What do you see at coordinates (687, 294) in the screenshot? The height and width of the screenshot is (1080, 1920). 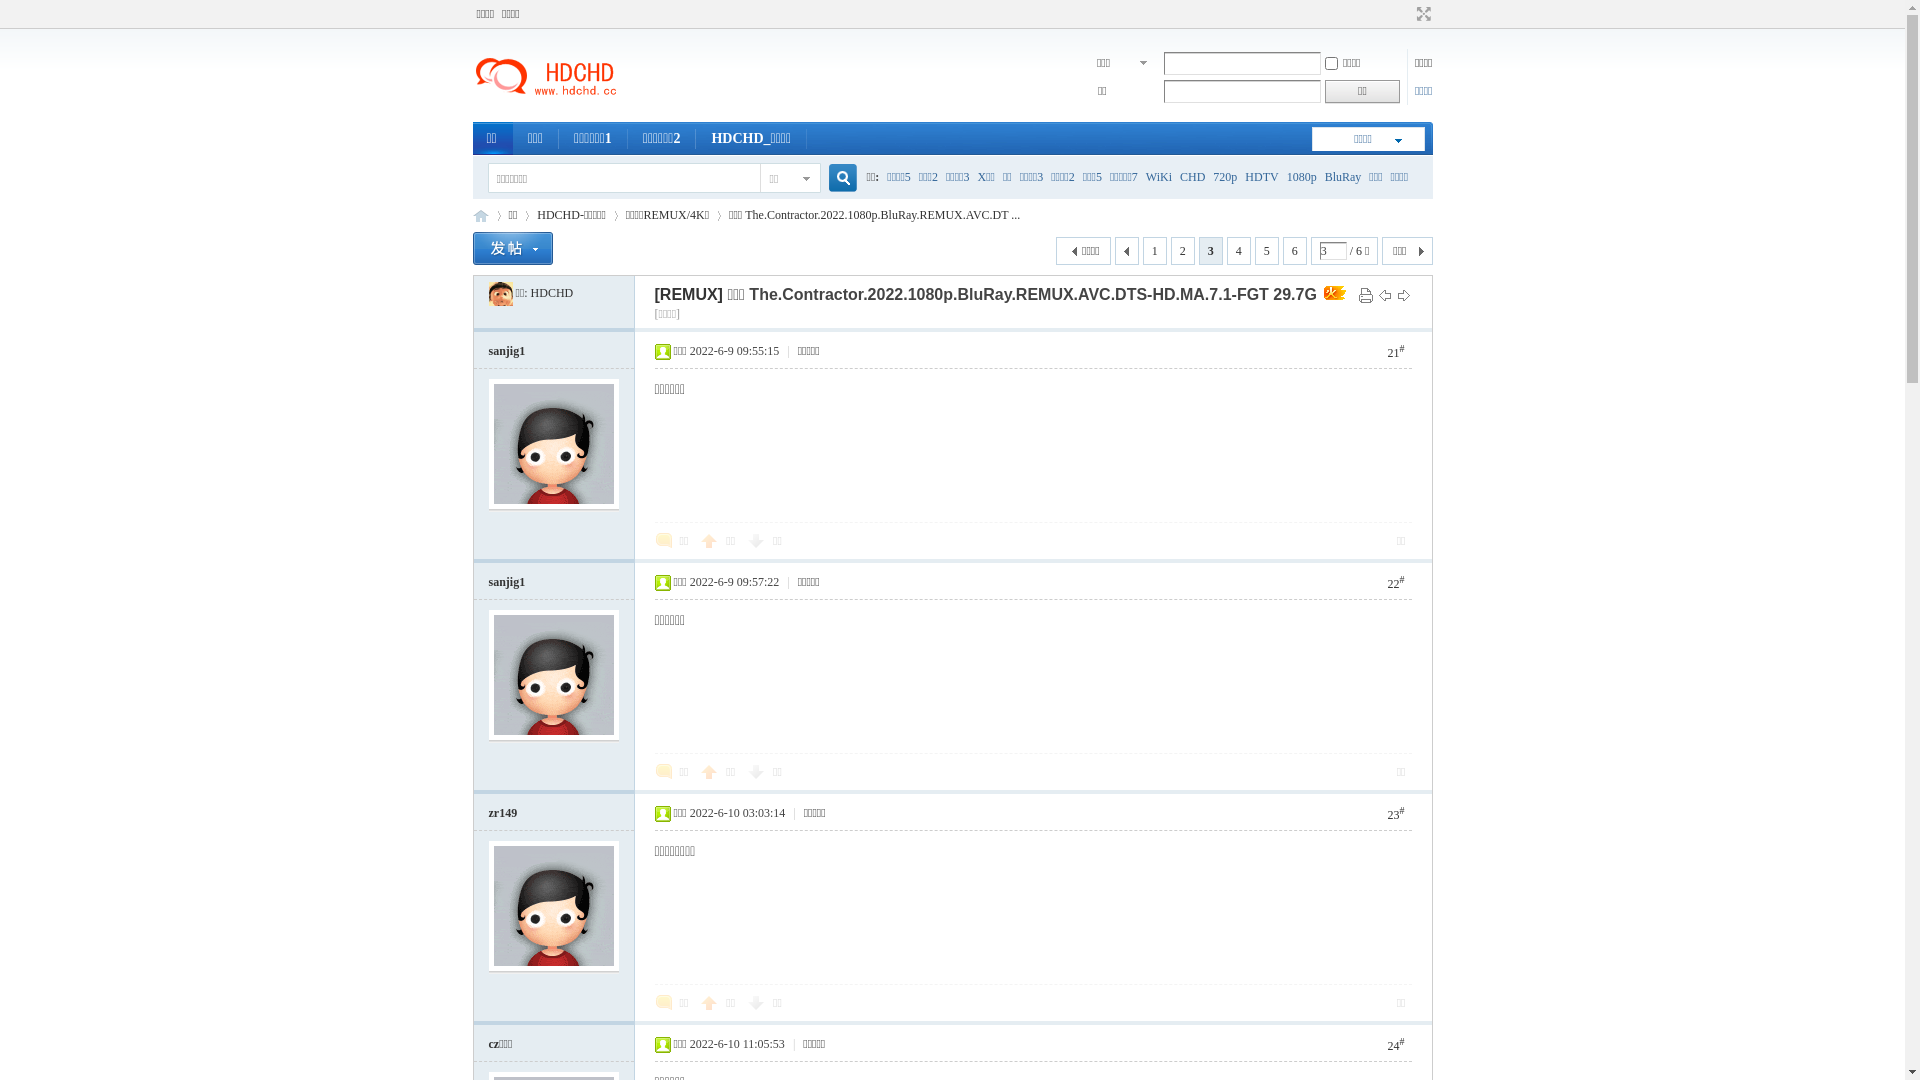 I see `'[REMUX]'` at bounding box center [687, 294].